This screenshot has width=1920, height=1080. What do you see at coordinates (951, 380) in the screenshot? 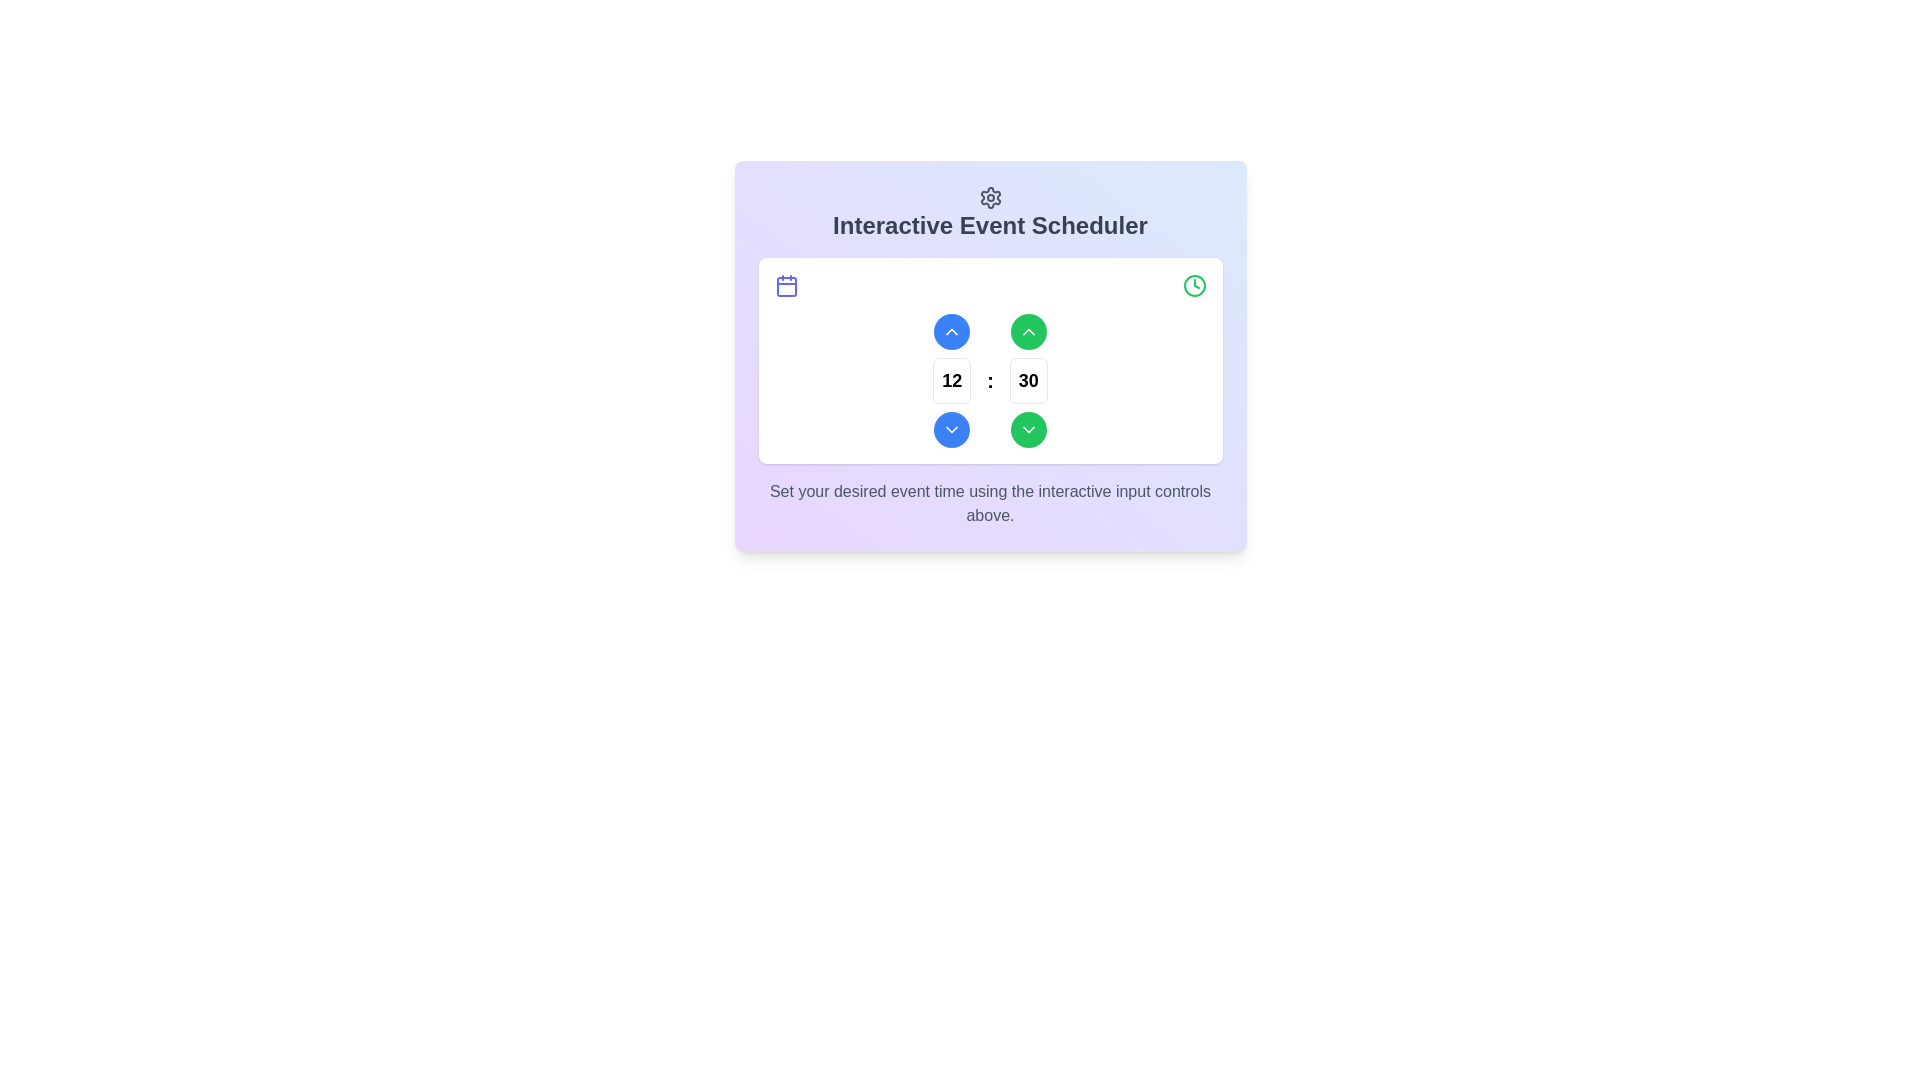
I see `hour value displayed in the time input field, which is centered in the upper half of the clock scheduling interface` at bounding box center [951, 380].